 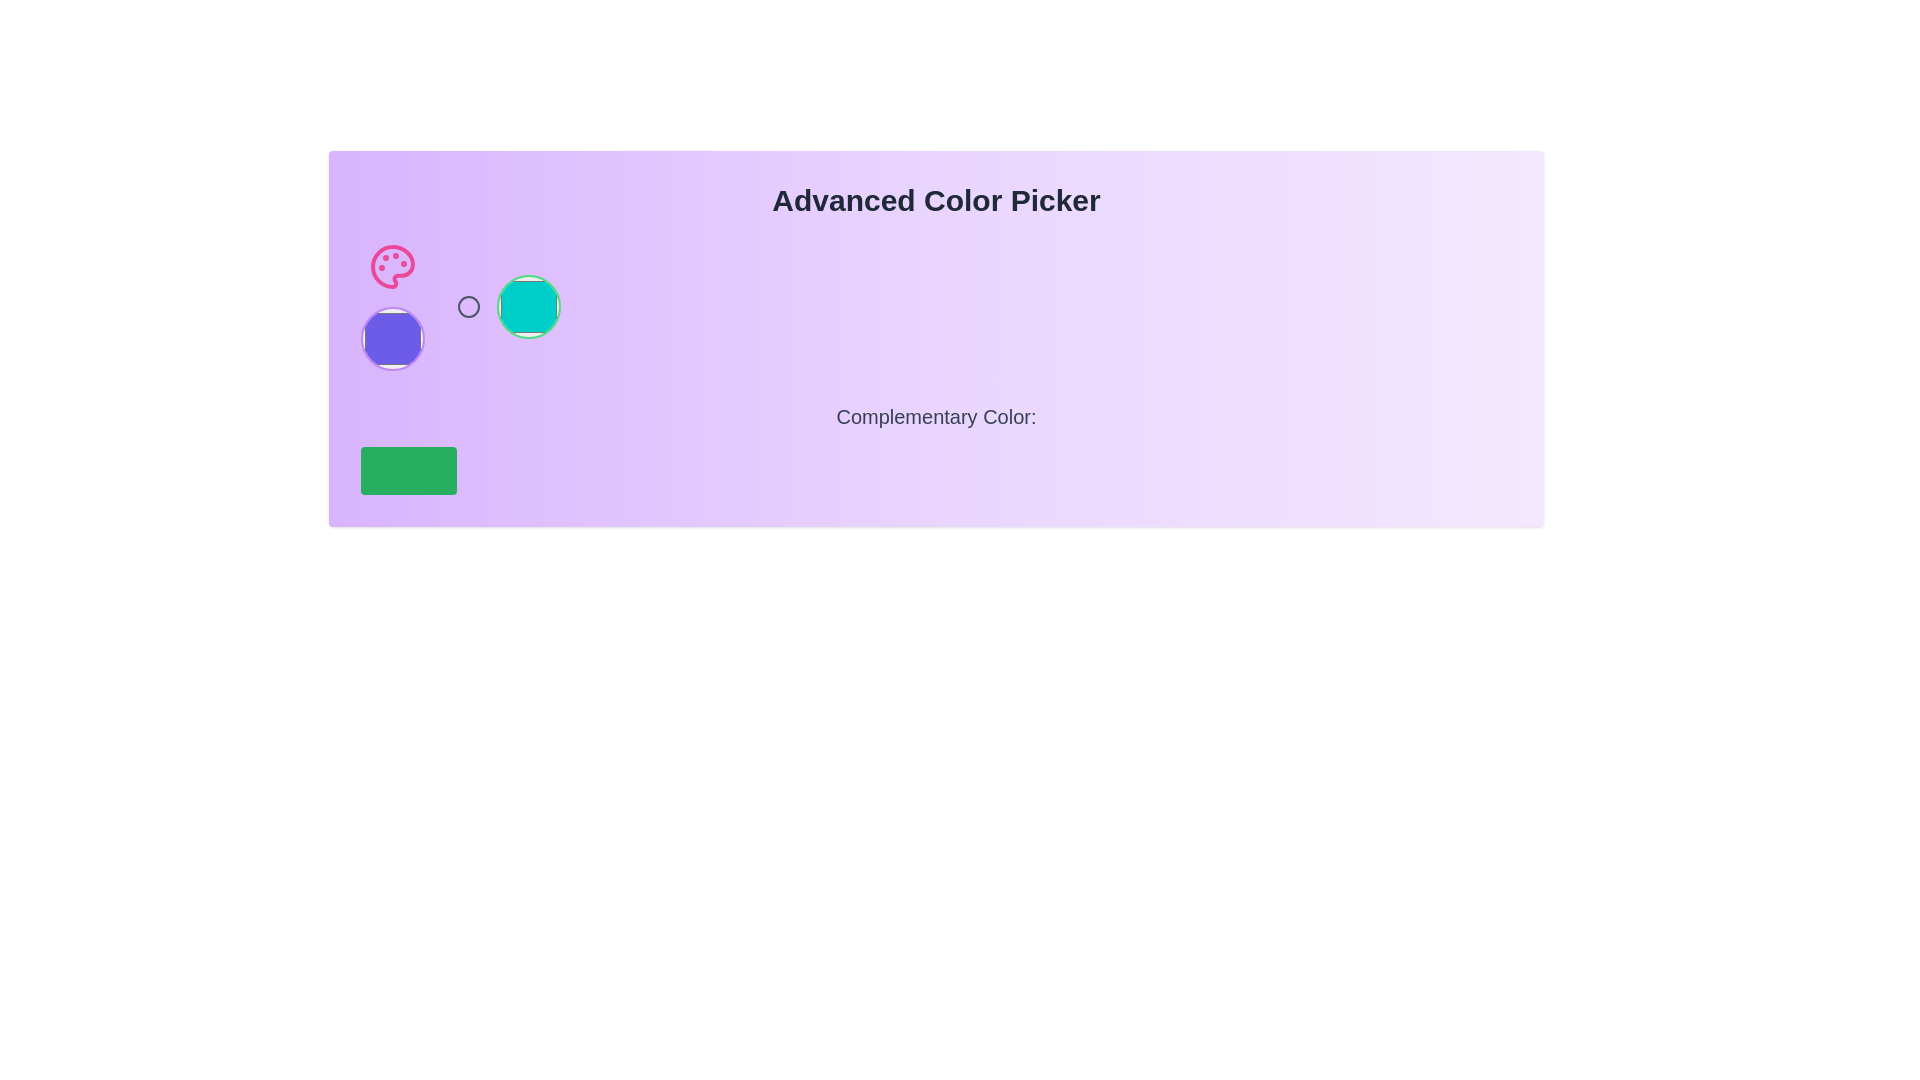 I want to click on the third Selectable Color Button which has a turquoise fill and a green outline, located in a horizontal layout, so click(x=528, y=307).